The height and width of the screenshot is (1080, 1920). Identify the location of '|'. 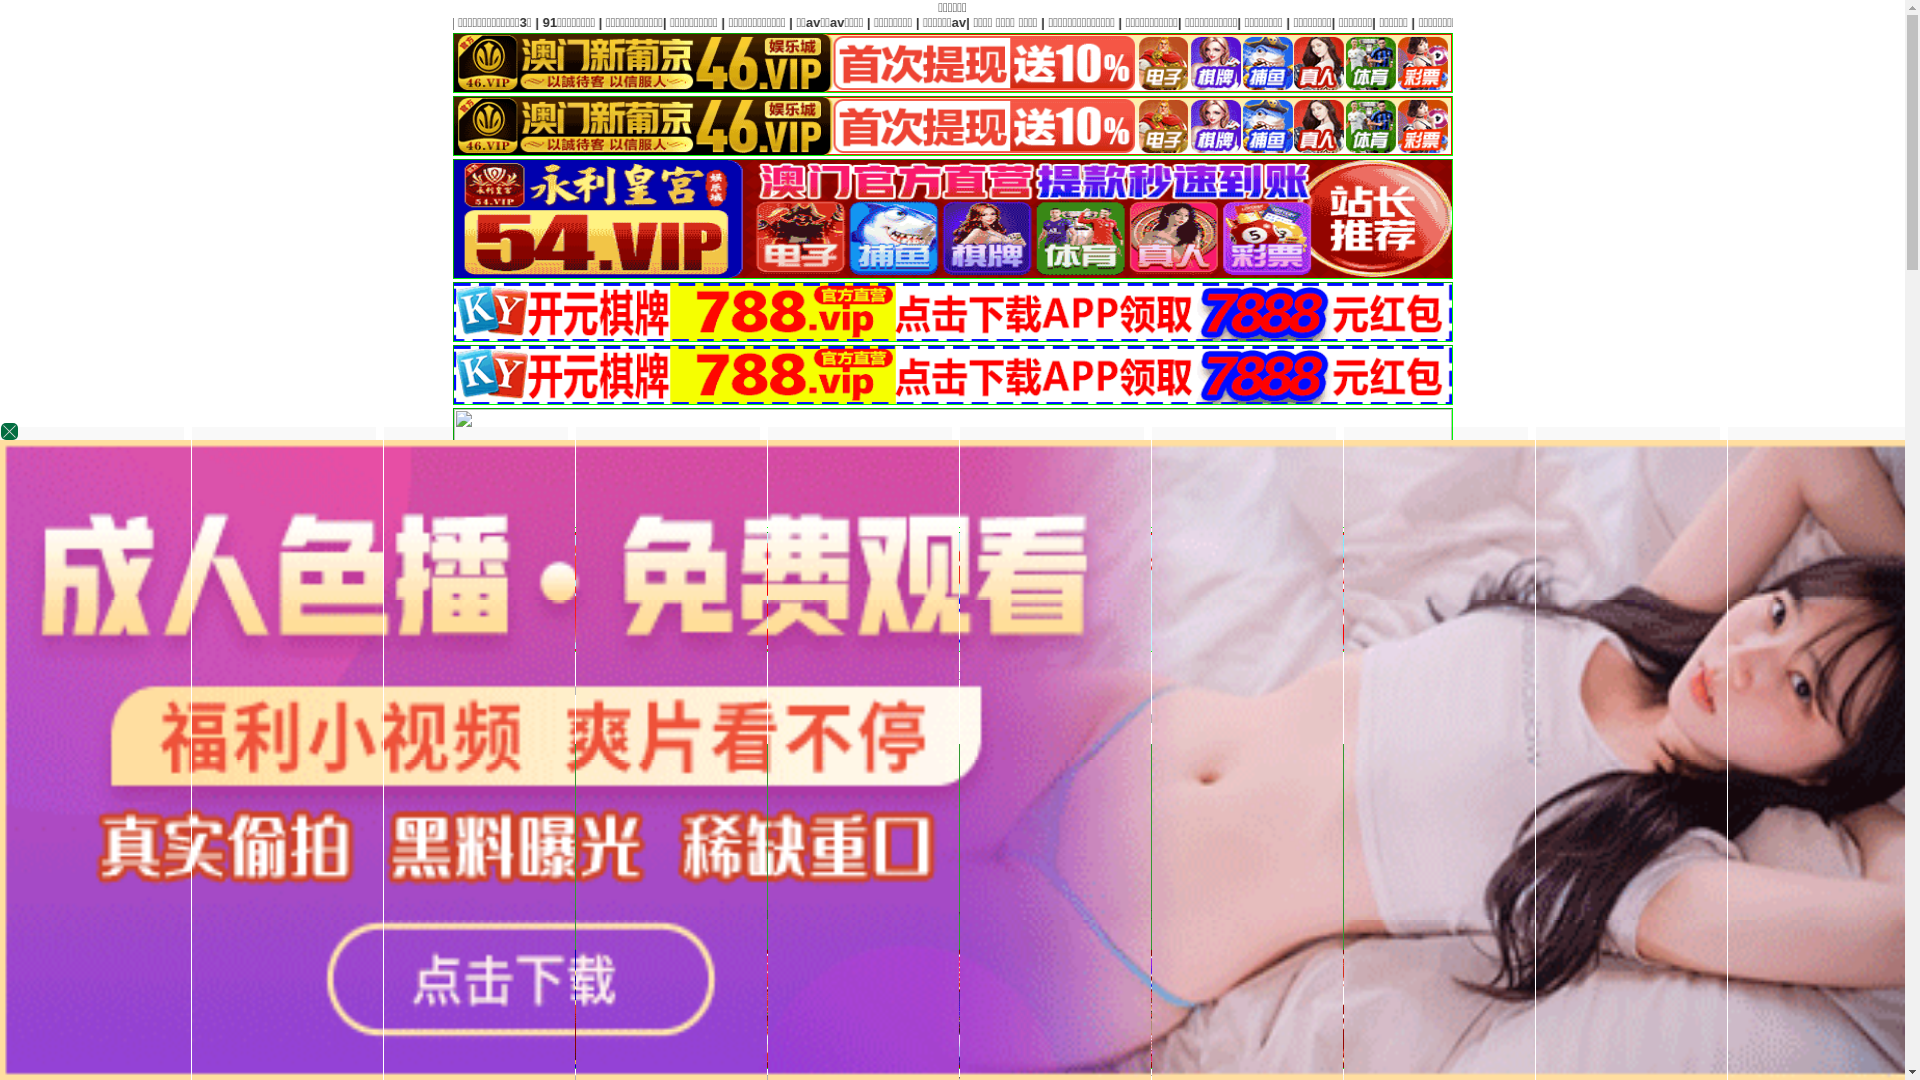
(1329, 914).